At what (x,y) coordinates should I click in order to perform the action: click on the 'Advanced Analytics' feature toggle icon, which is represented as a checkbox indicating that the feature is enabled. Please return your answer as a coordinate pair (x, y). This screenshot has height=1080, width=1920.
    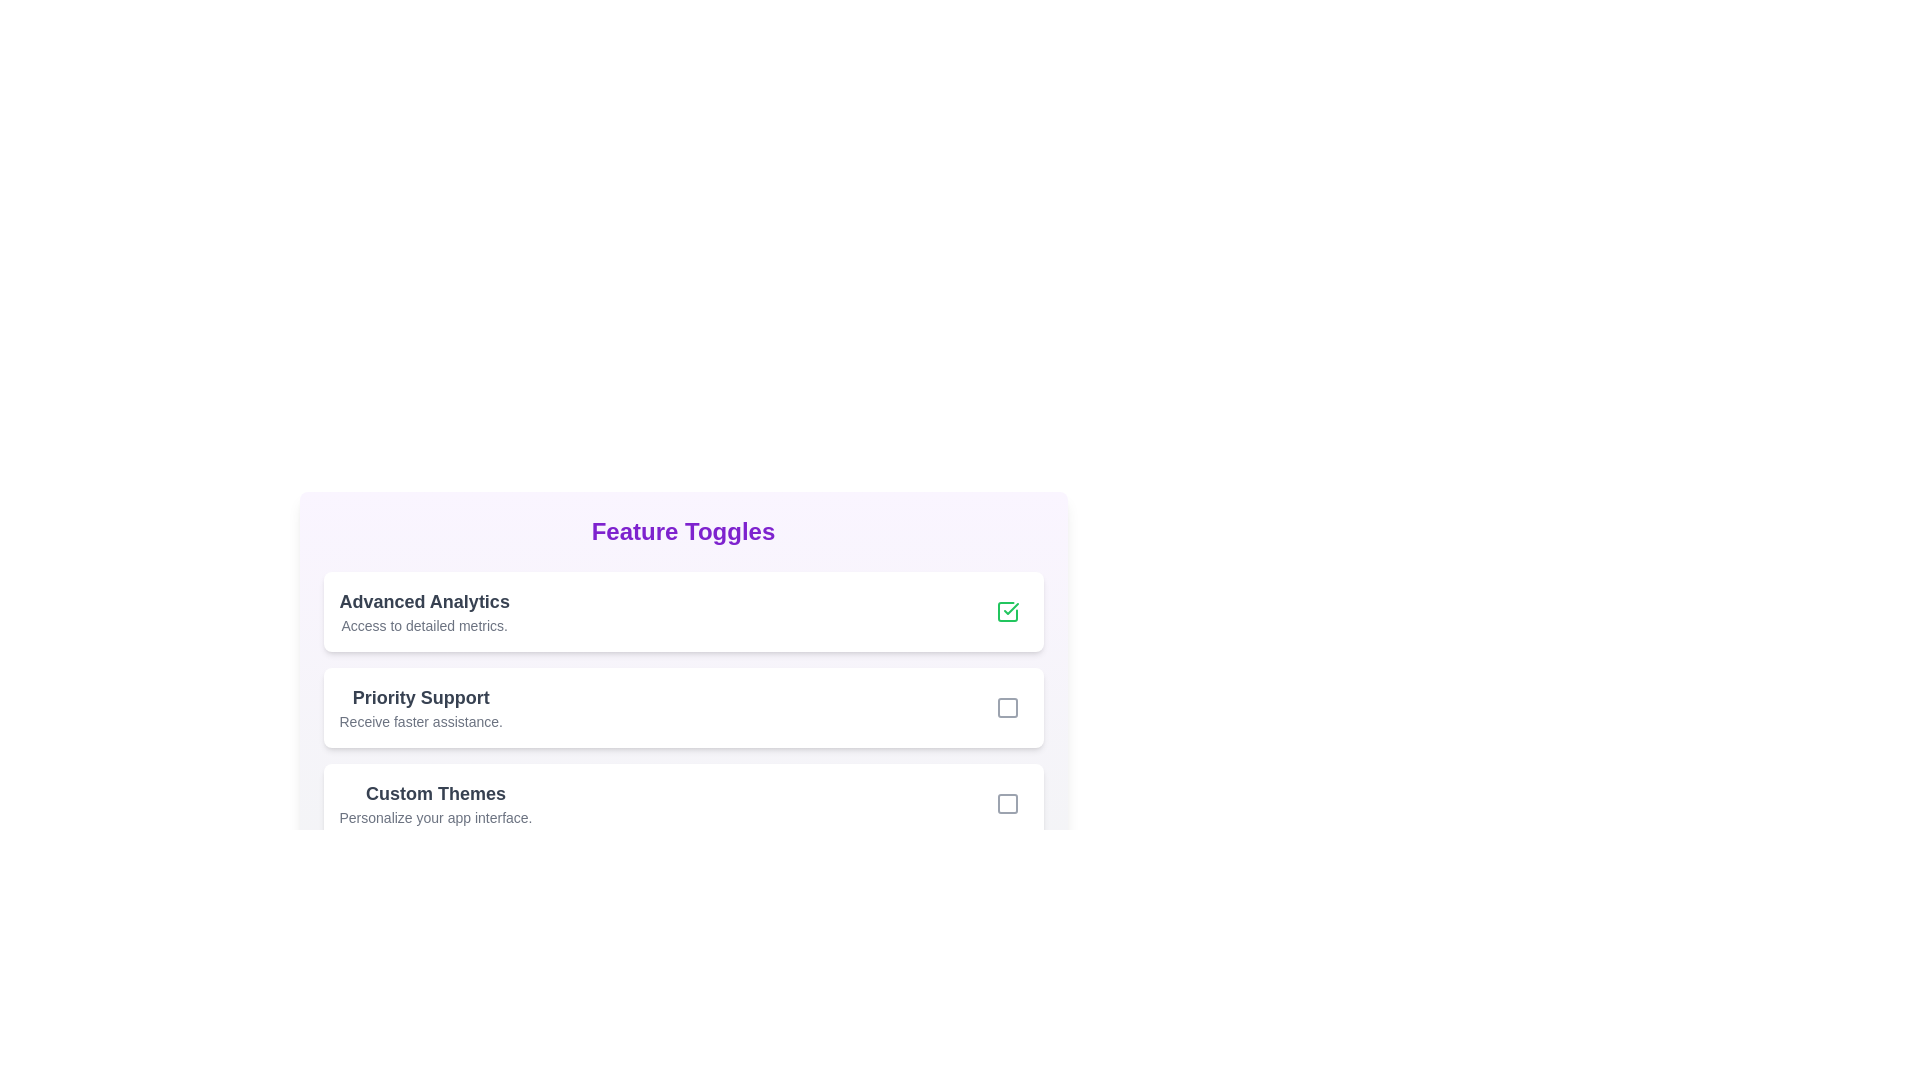
    Looking at the image, I should click on (1007, 611).